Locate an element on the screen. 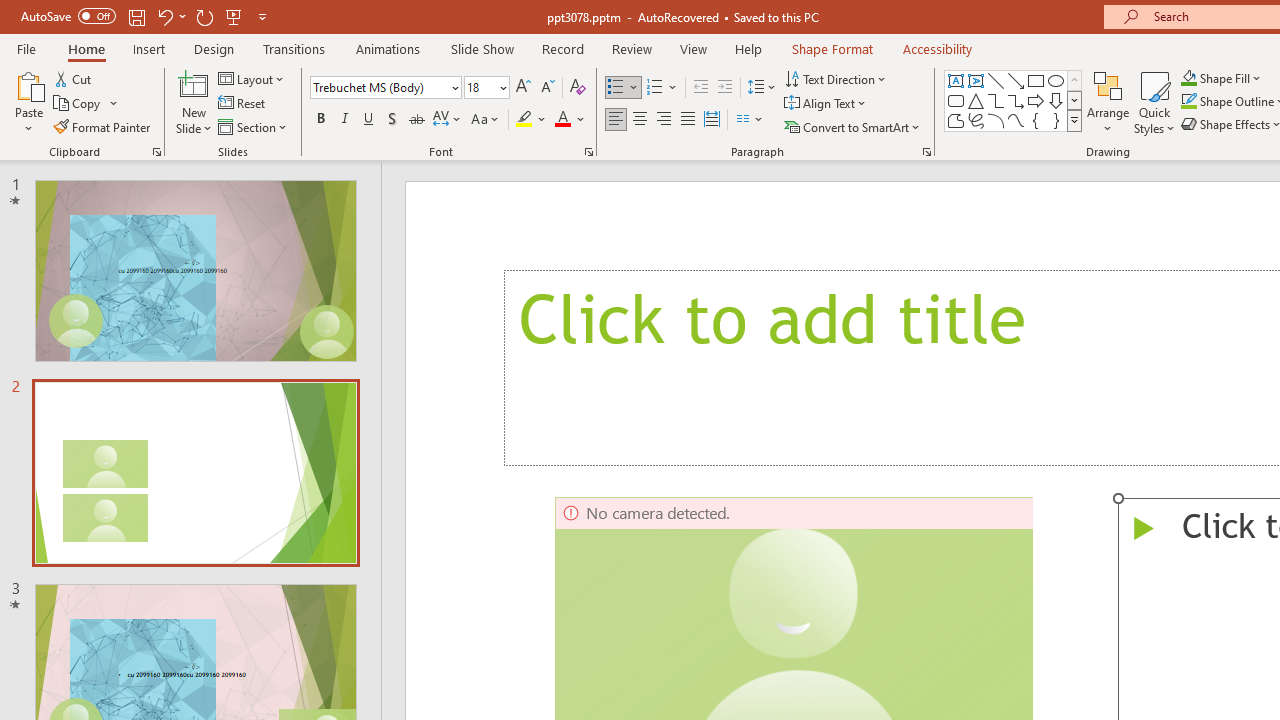  'Shape Format' is located at coordinates (832, 48).